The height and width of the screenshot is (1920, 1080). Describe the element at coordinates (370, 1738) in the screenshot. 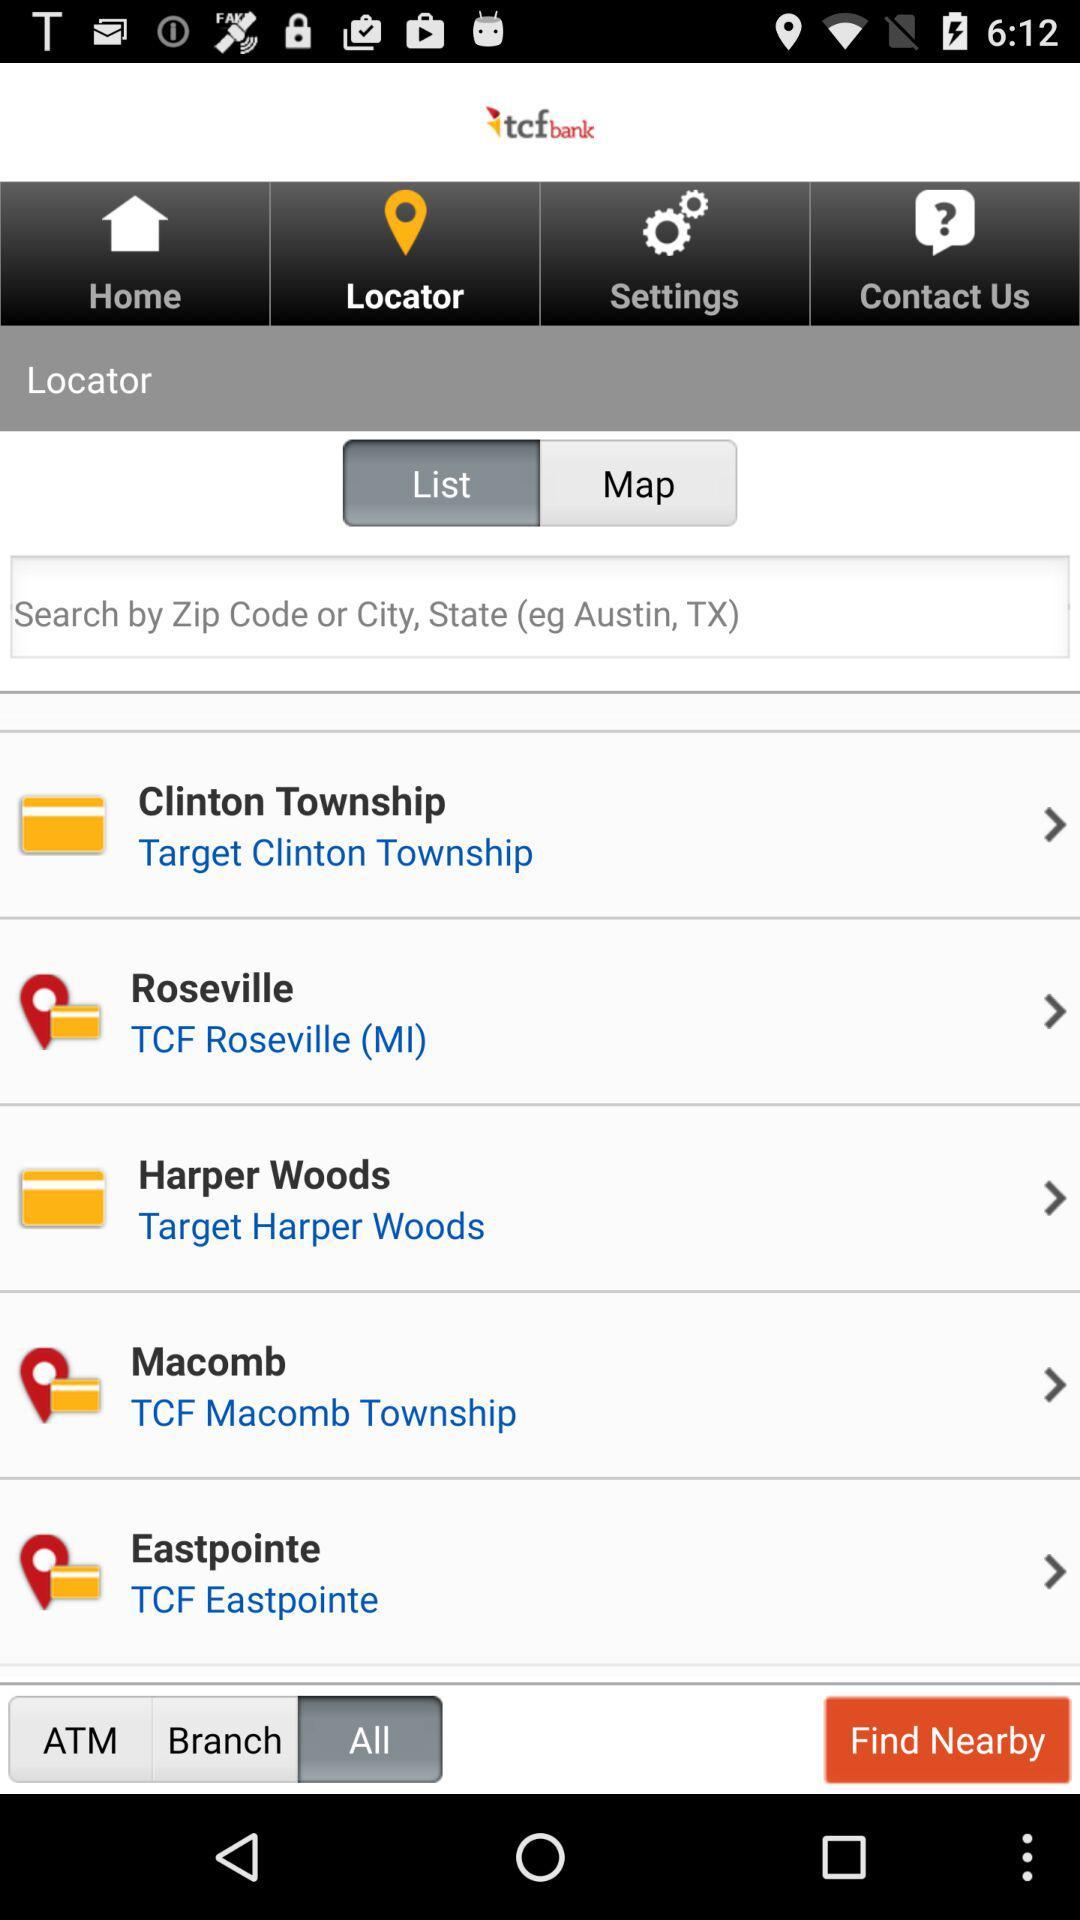

I see `all icon` at that location.